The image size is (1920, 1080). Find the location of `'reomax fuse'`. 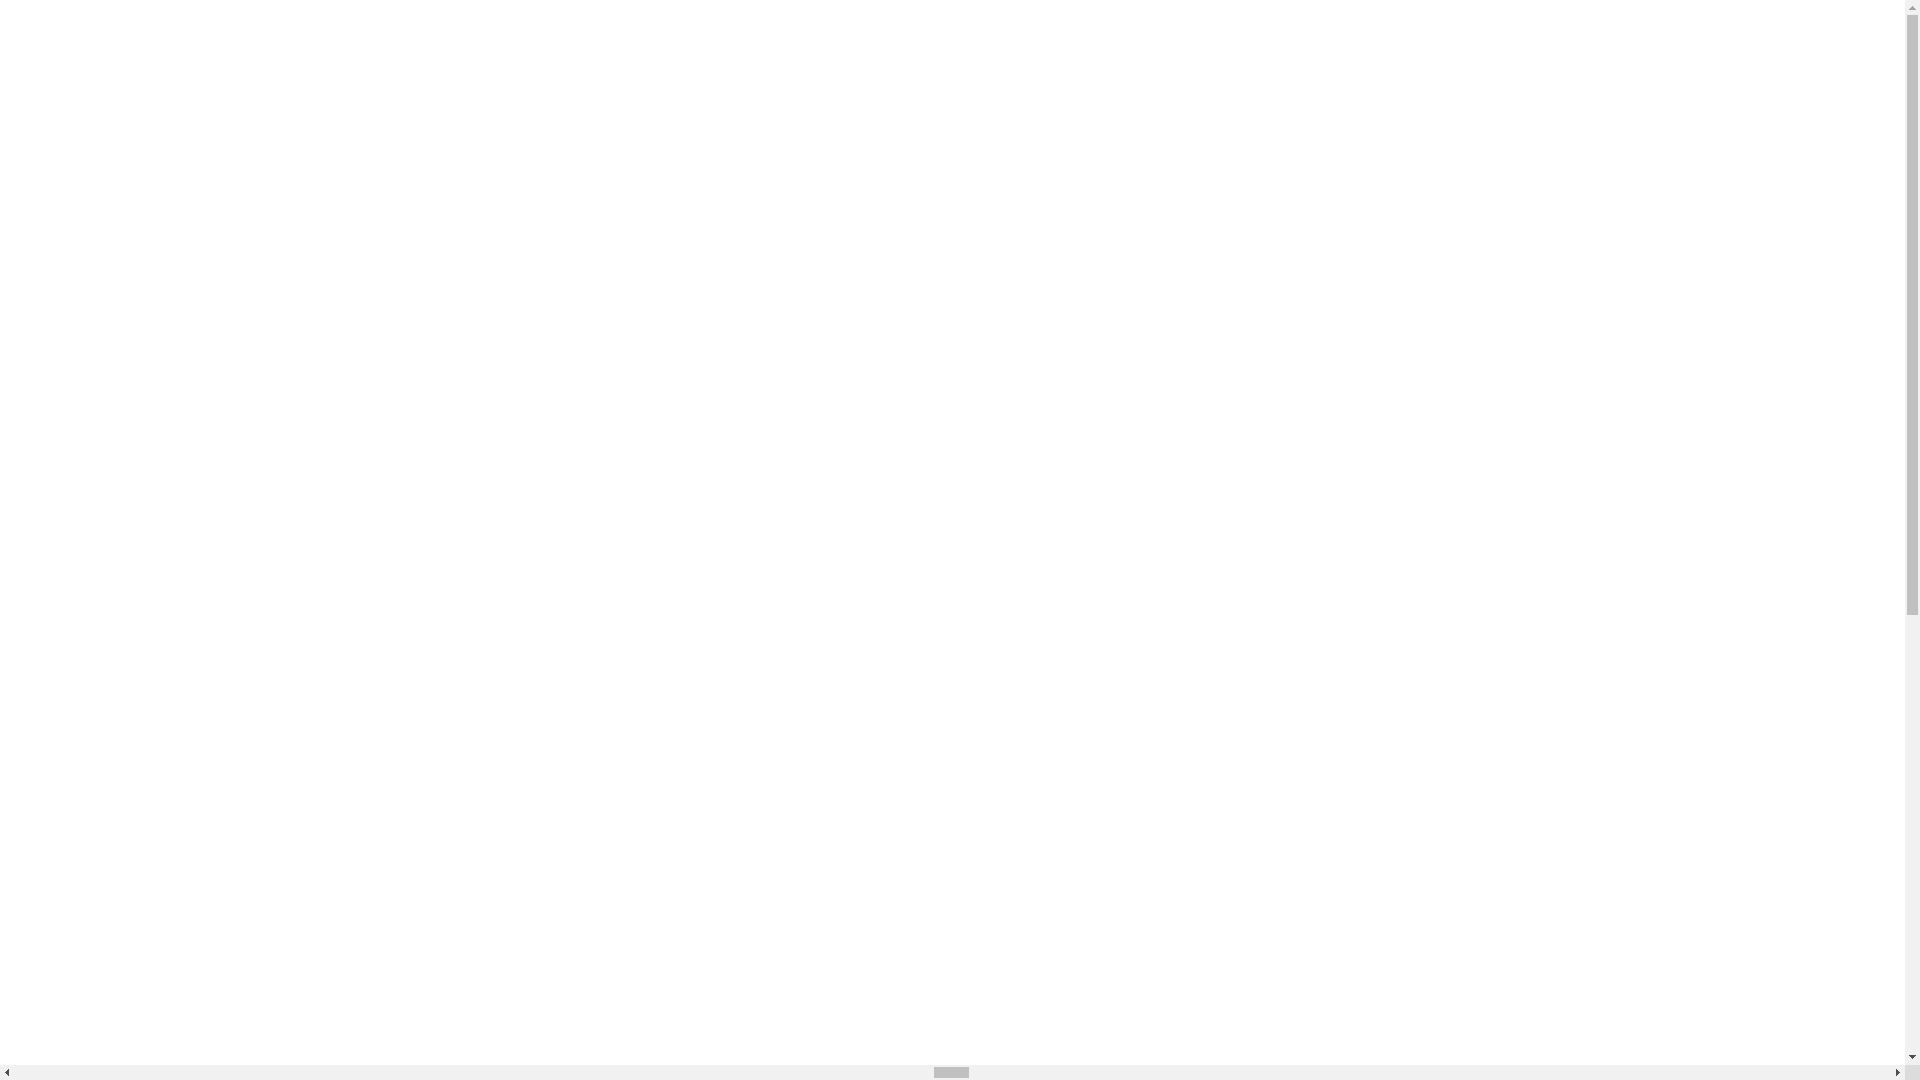

'reomax fuse' is located at coordinates (132, 512).